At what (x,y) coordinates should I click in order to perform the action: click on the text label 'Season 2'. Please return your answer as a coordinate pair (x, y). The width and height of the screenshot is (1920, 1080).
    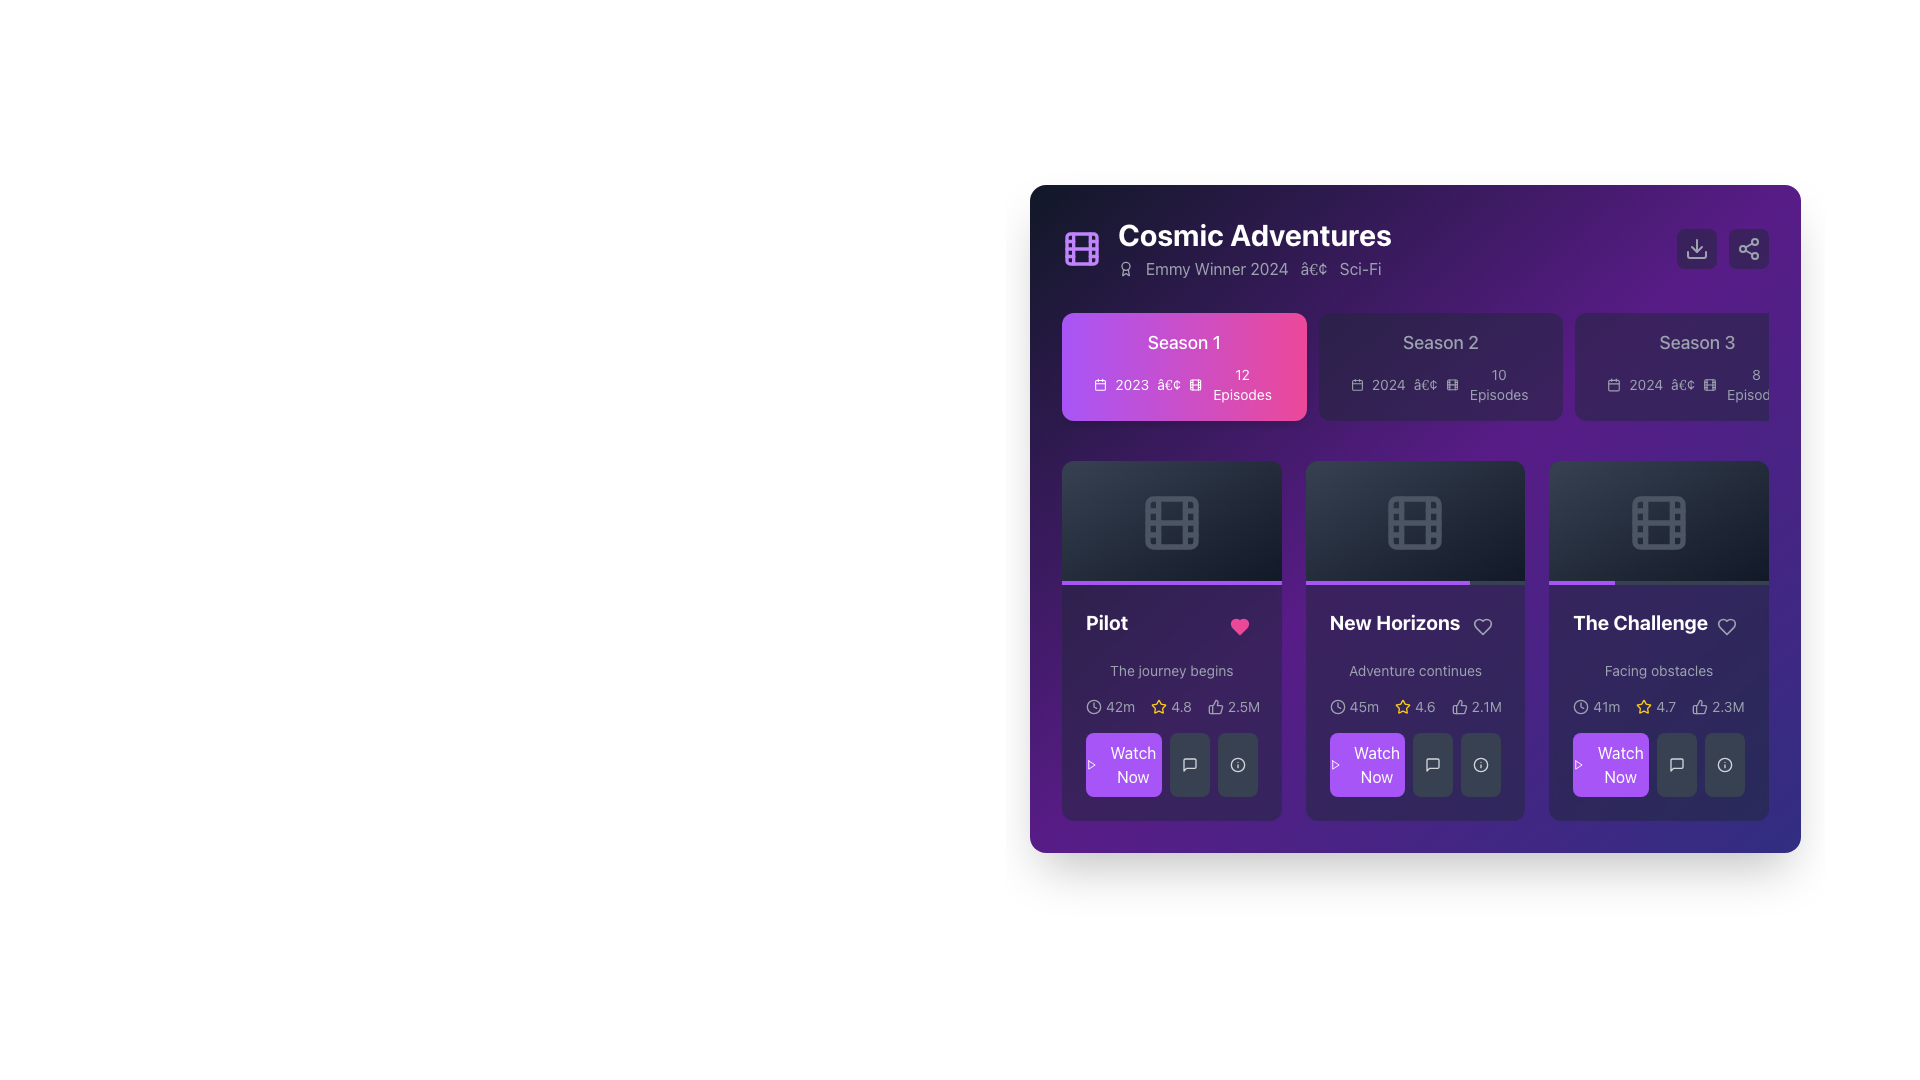
    Looking at the image, I should click on (1440, 342).